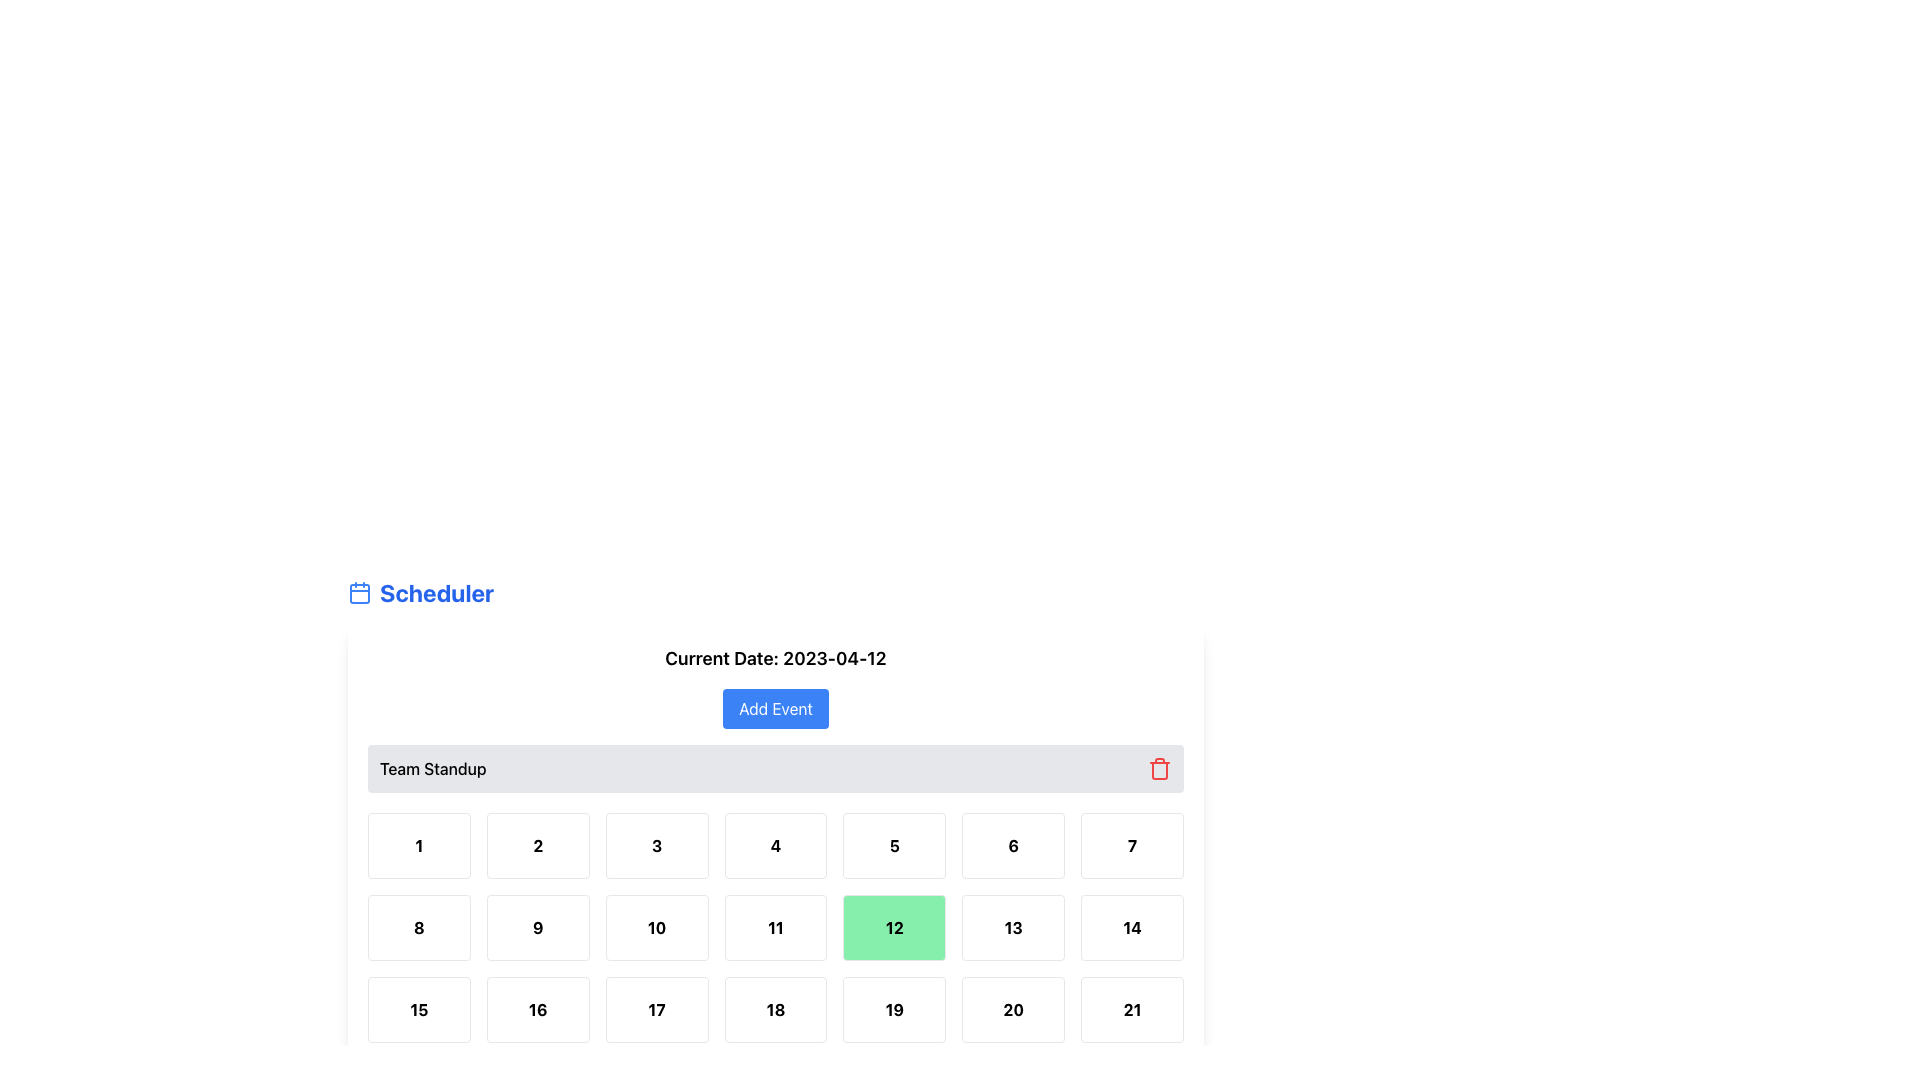 This screenshot has height=1080, width=1920. Describe the element at coordinates (893, 1010) in the screenshot. I see `the grid cell element containing the number '19'` at that location.